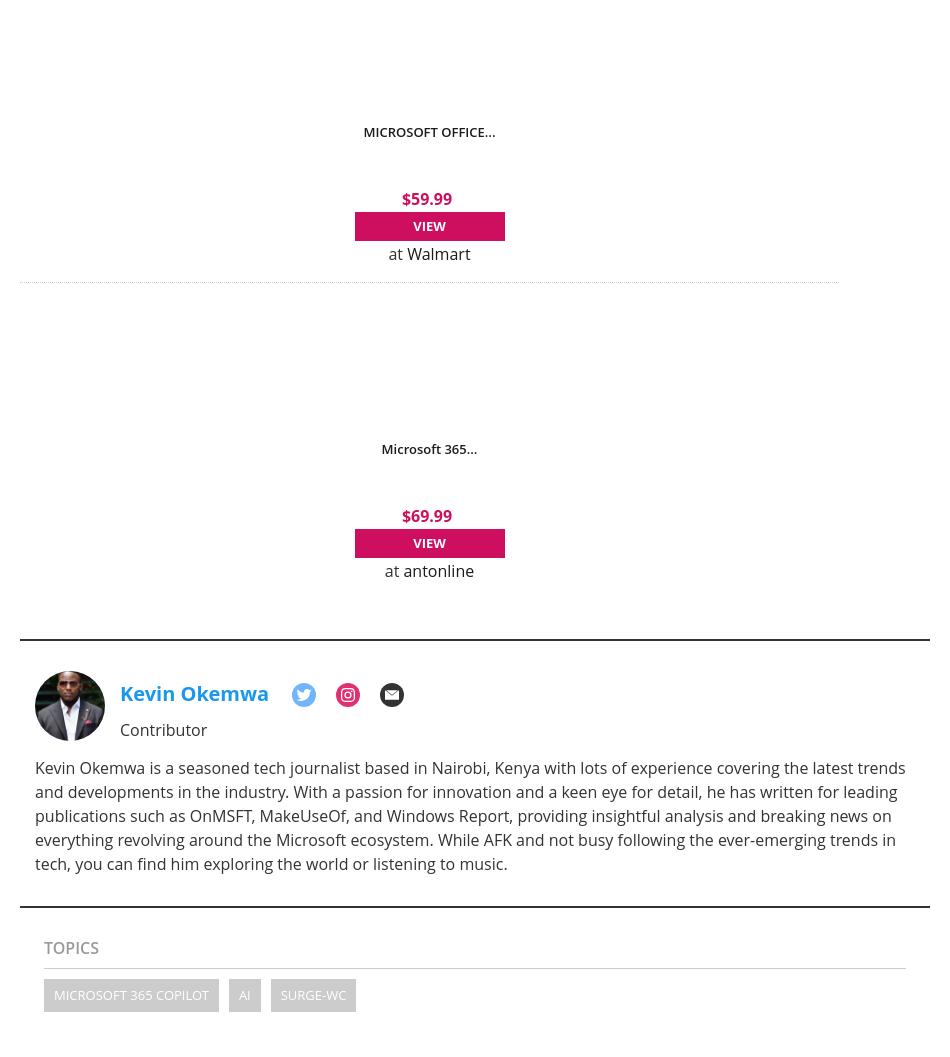  Describe the element at coordinates (437, 252) in the screenshot. I see `'Walmart'` at that location.